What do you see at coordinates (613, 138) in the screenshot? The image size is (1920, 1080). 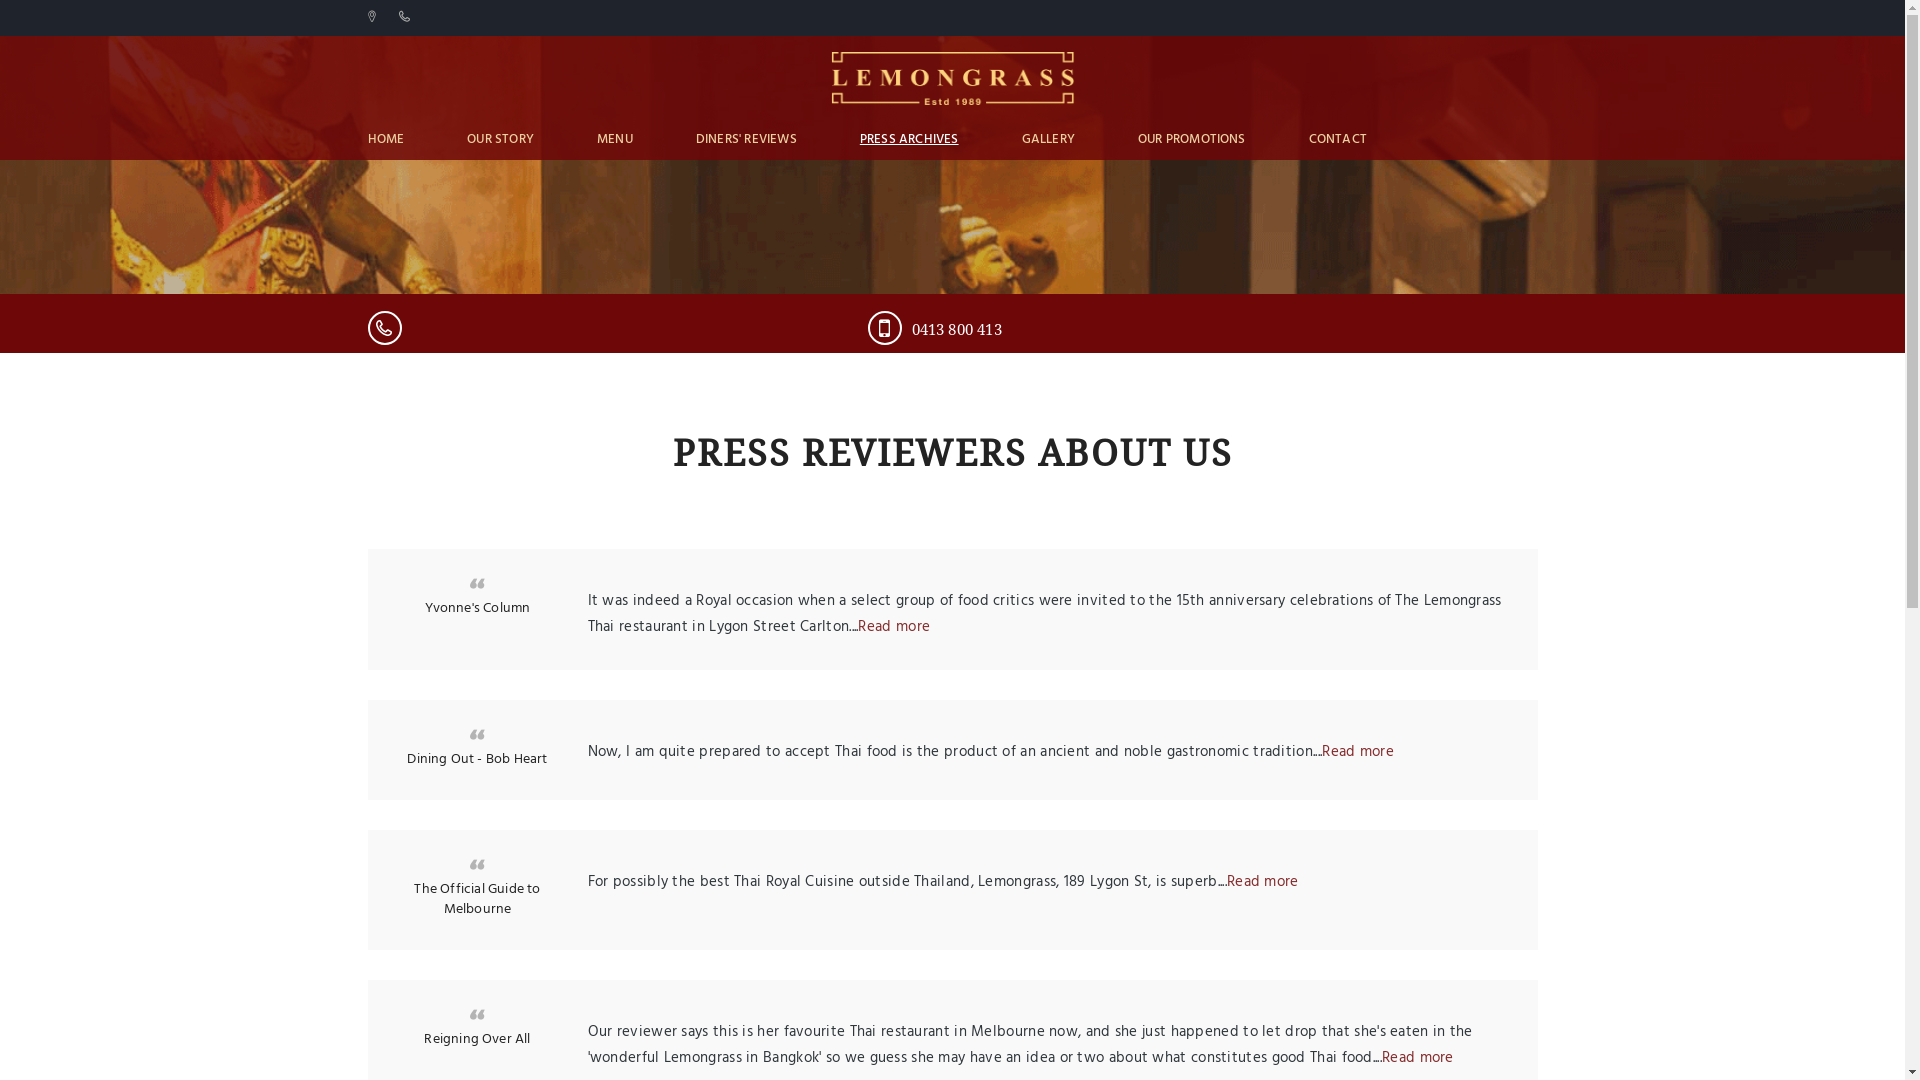 I see `'MENU'` at bounding box center [613, 138].